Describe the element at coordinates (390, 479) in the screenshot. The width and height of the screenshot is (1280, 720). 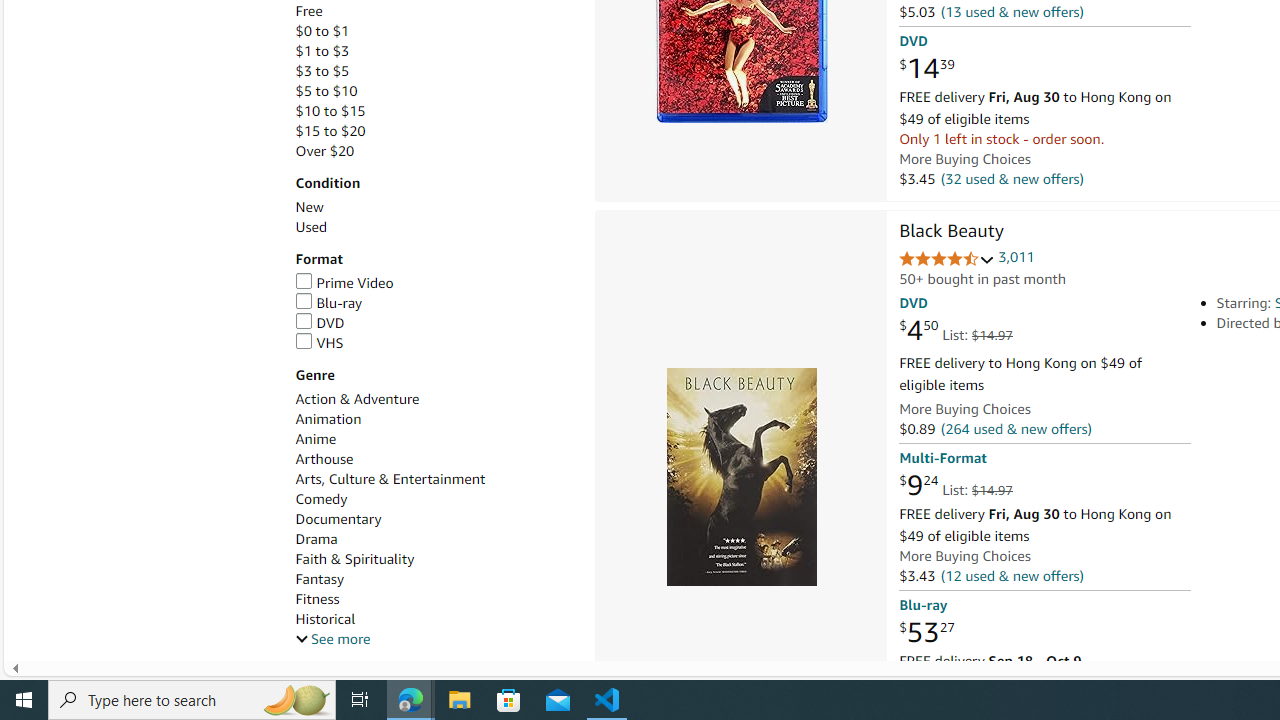
I see `'Arts, Culture & Entertainment'` at that location.